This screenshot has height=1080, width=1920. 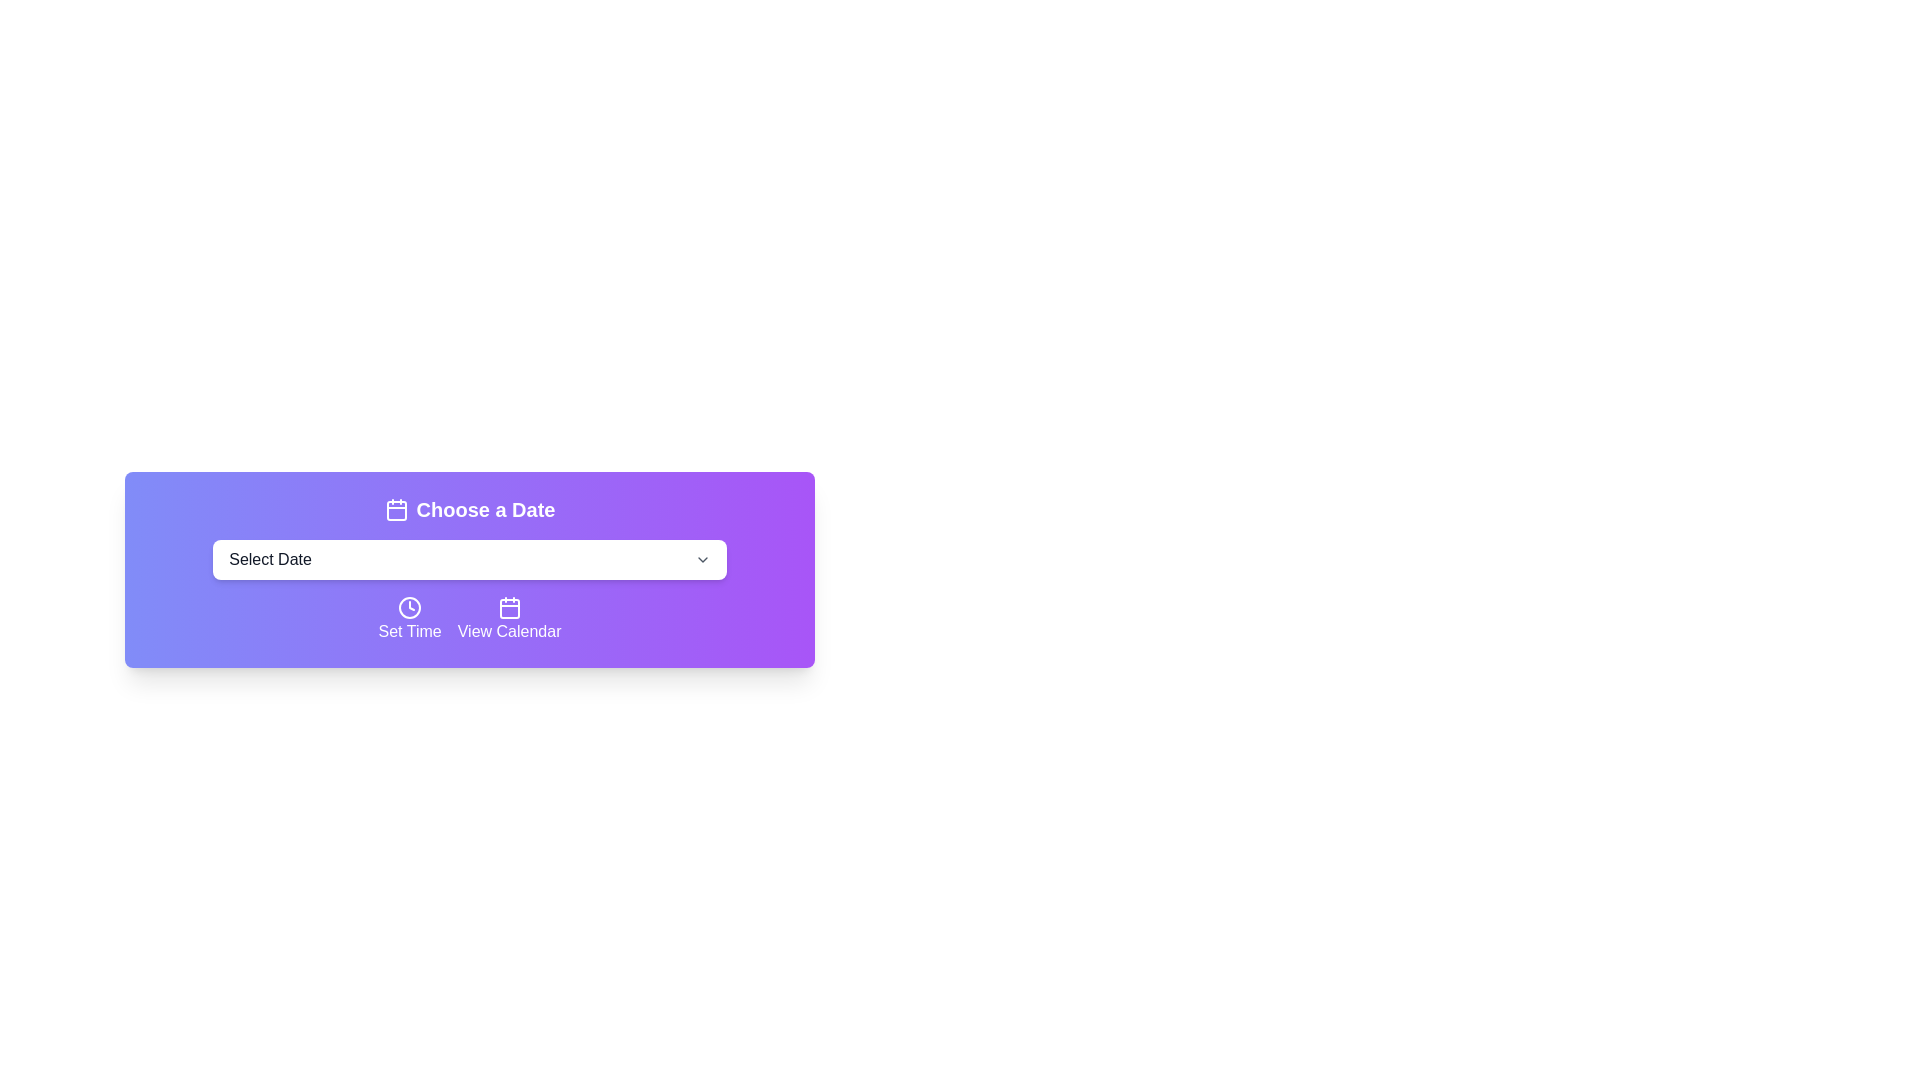 I want to click on the calendar icon located at the bottom-right part of the interface, which is part of the 'View Calendar' functionality, so click(x=509, y=607).